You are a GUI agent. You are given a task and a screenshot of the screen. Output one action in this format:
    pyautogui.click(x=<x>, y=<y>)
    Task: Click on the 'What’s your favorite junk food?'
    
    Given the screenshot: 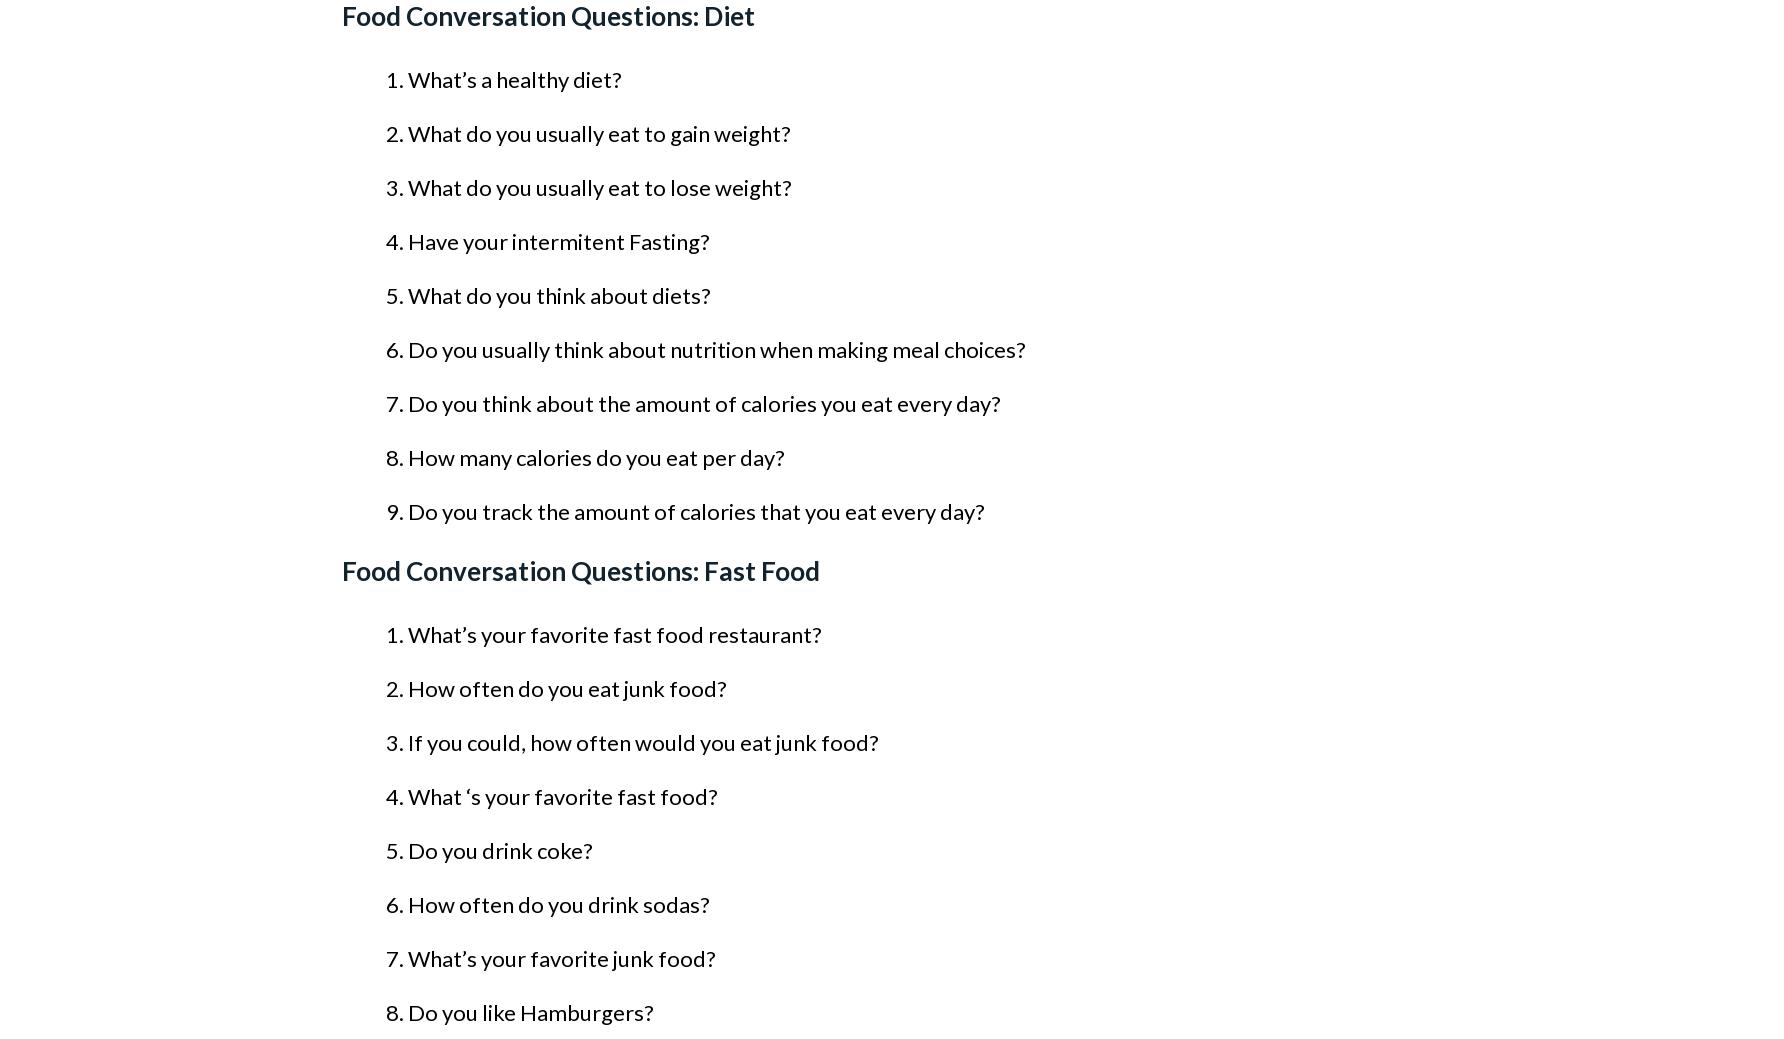 What is the action you would take?
    pyautogui.click(x=560, y=958)
    